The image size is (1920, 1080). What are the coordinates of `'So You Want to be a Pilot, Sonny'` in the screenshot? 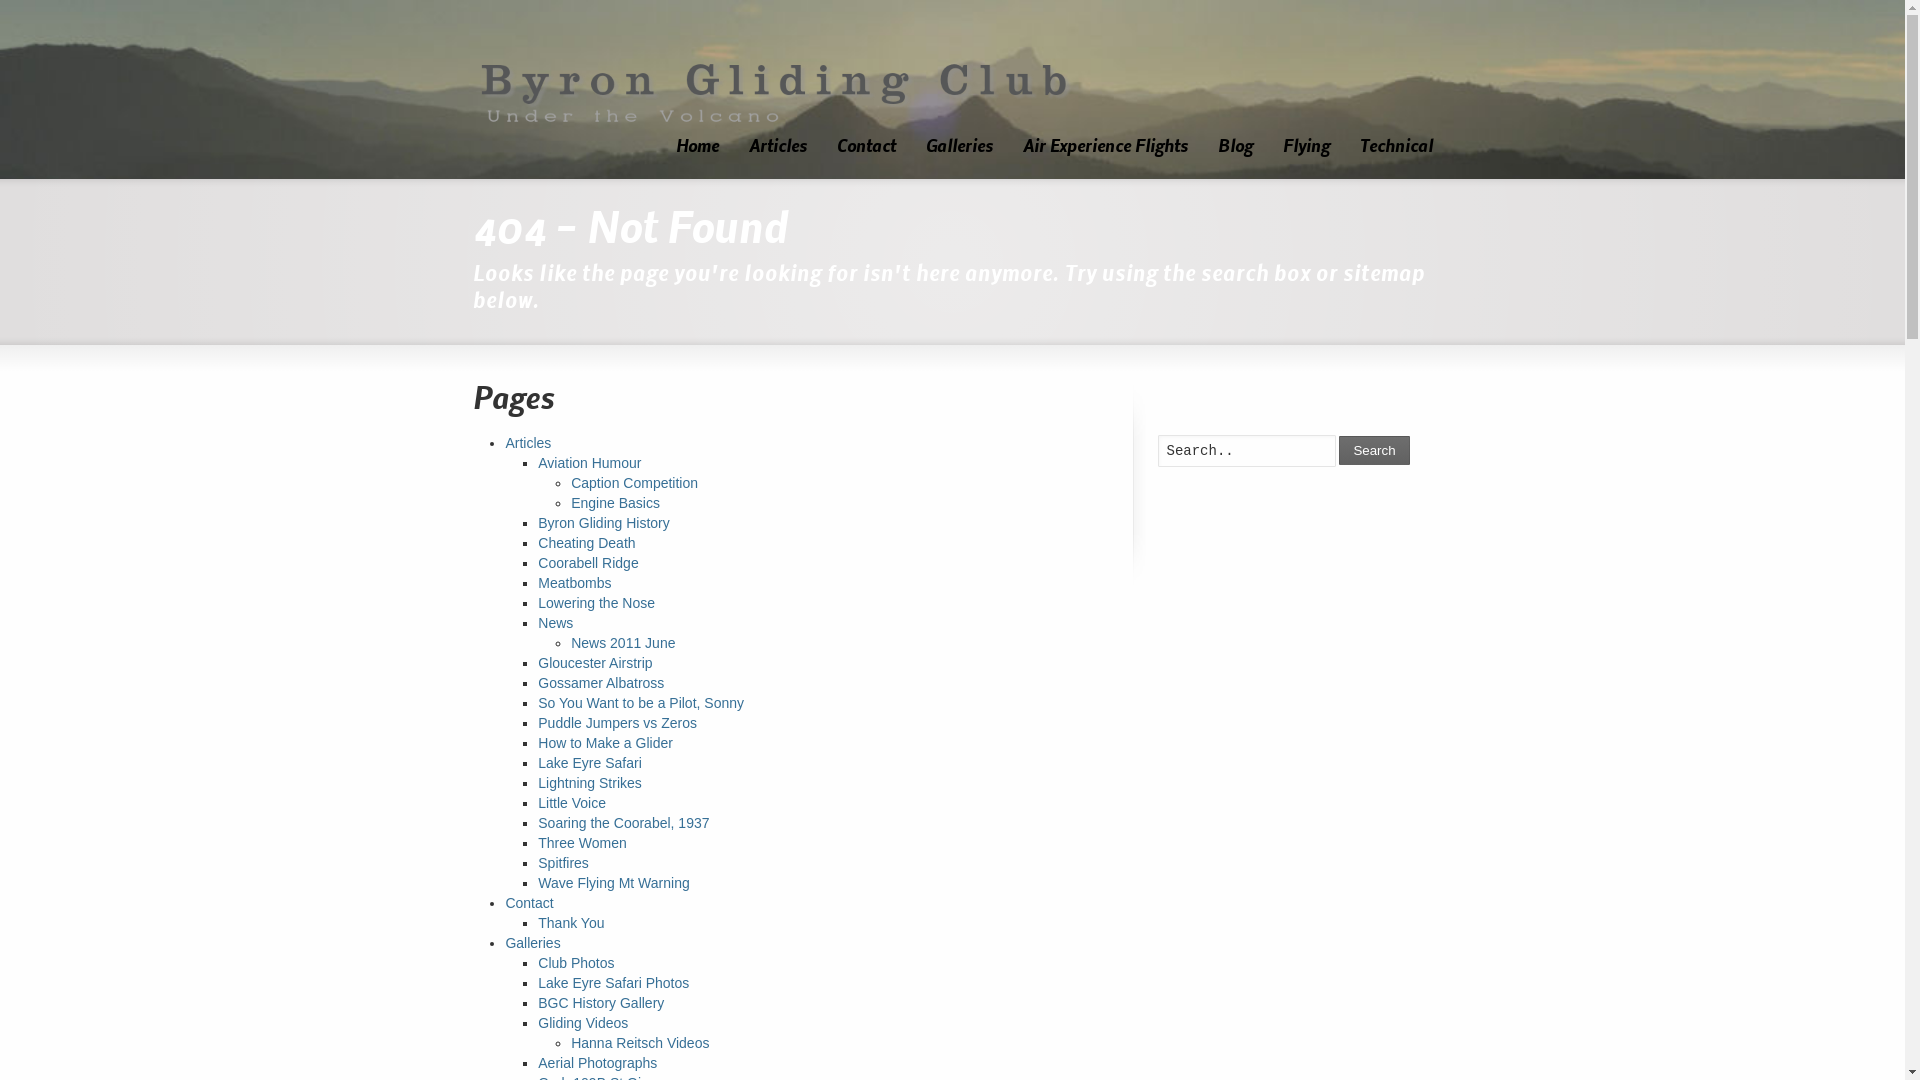 It's located at (641, 701).